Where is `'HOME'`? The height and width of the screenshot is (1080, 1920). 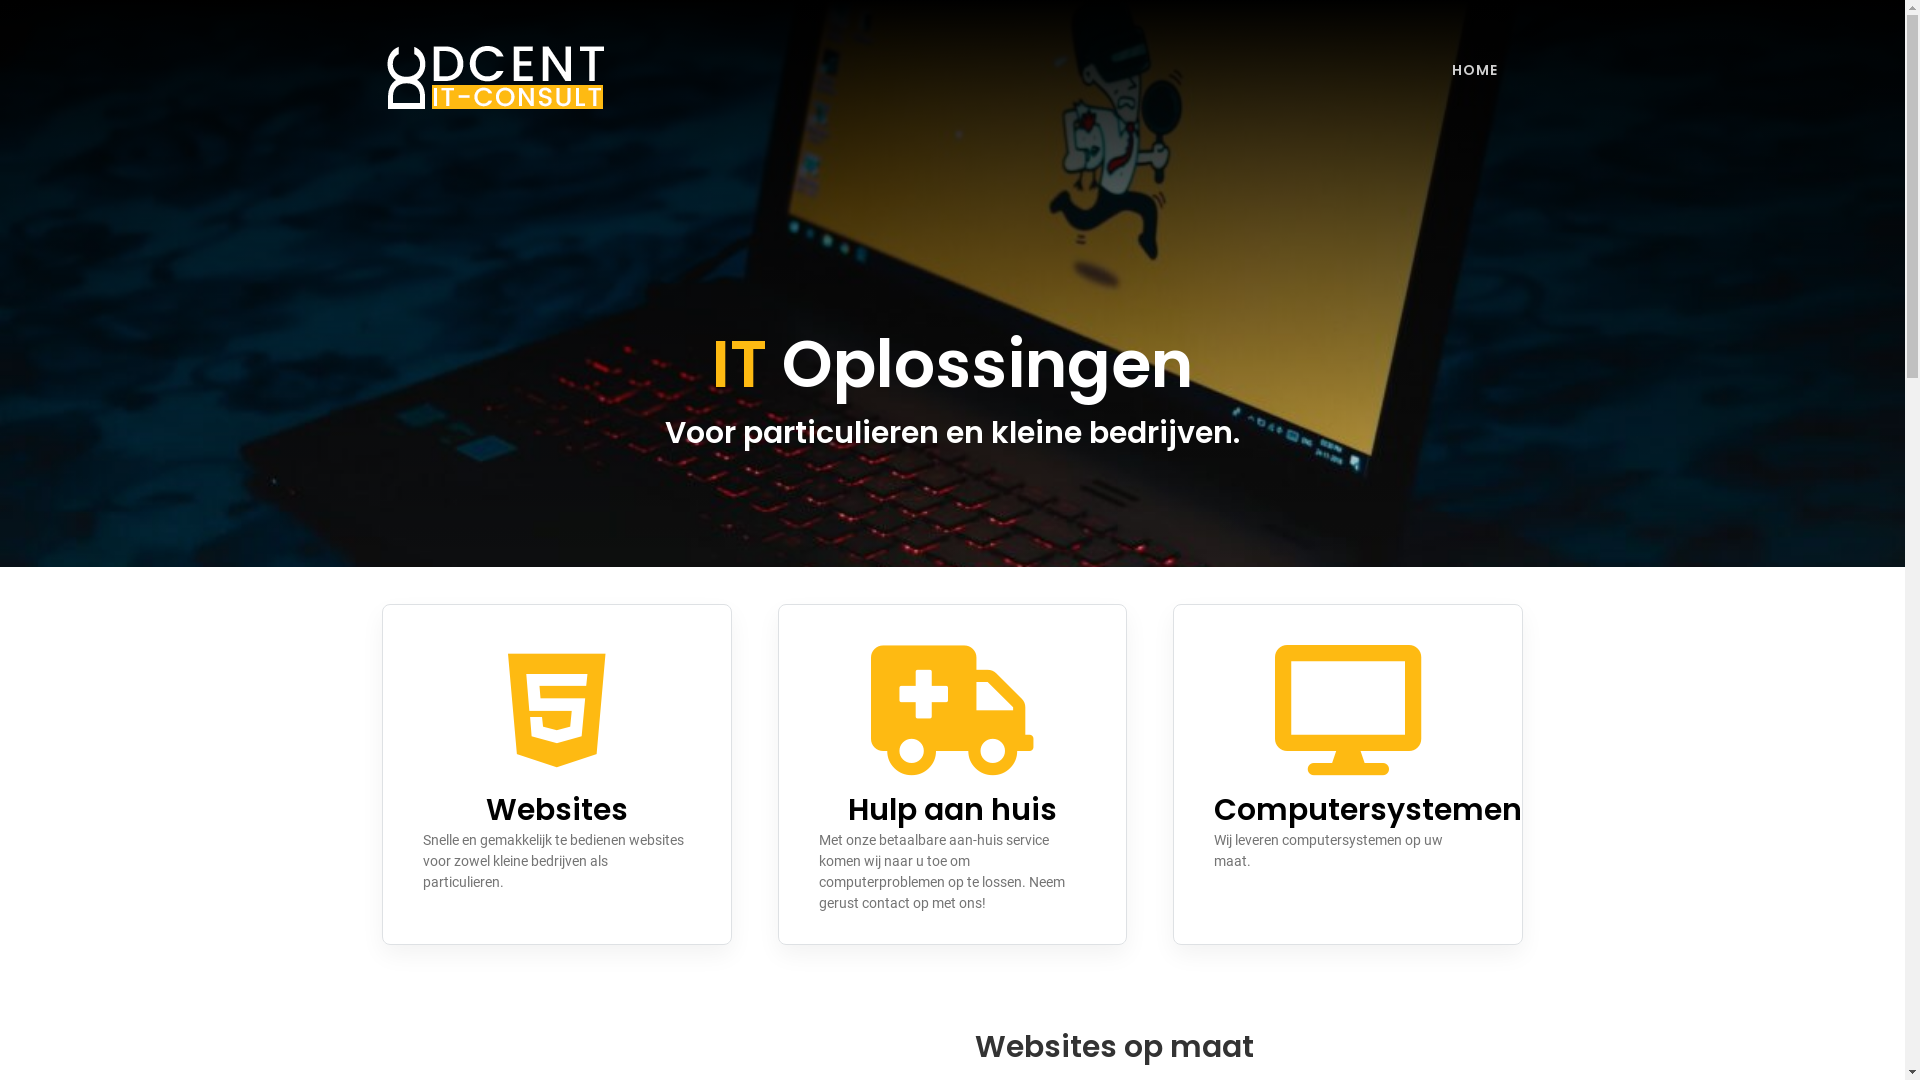
'HOME' is located at coordinates (1474, 68).